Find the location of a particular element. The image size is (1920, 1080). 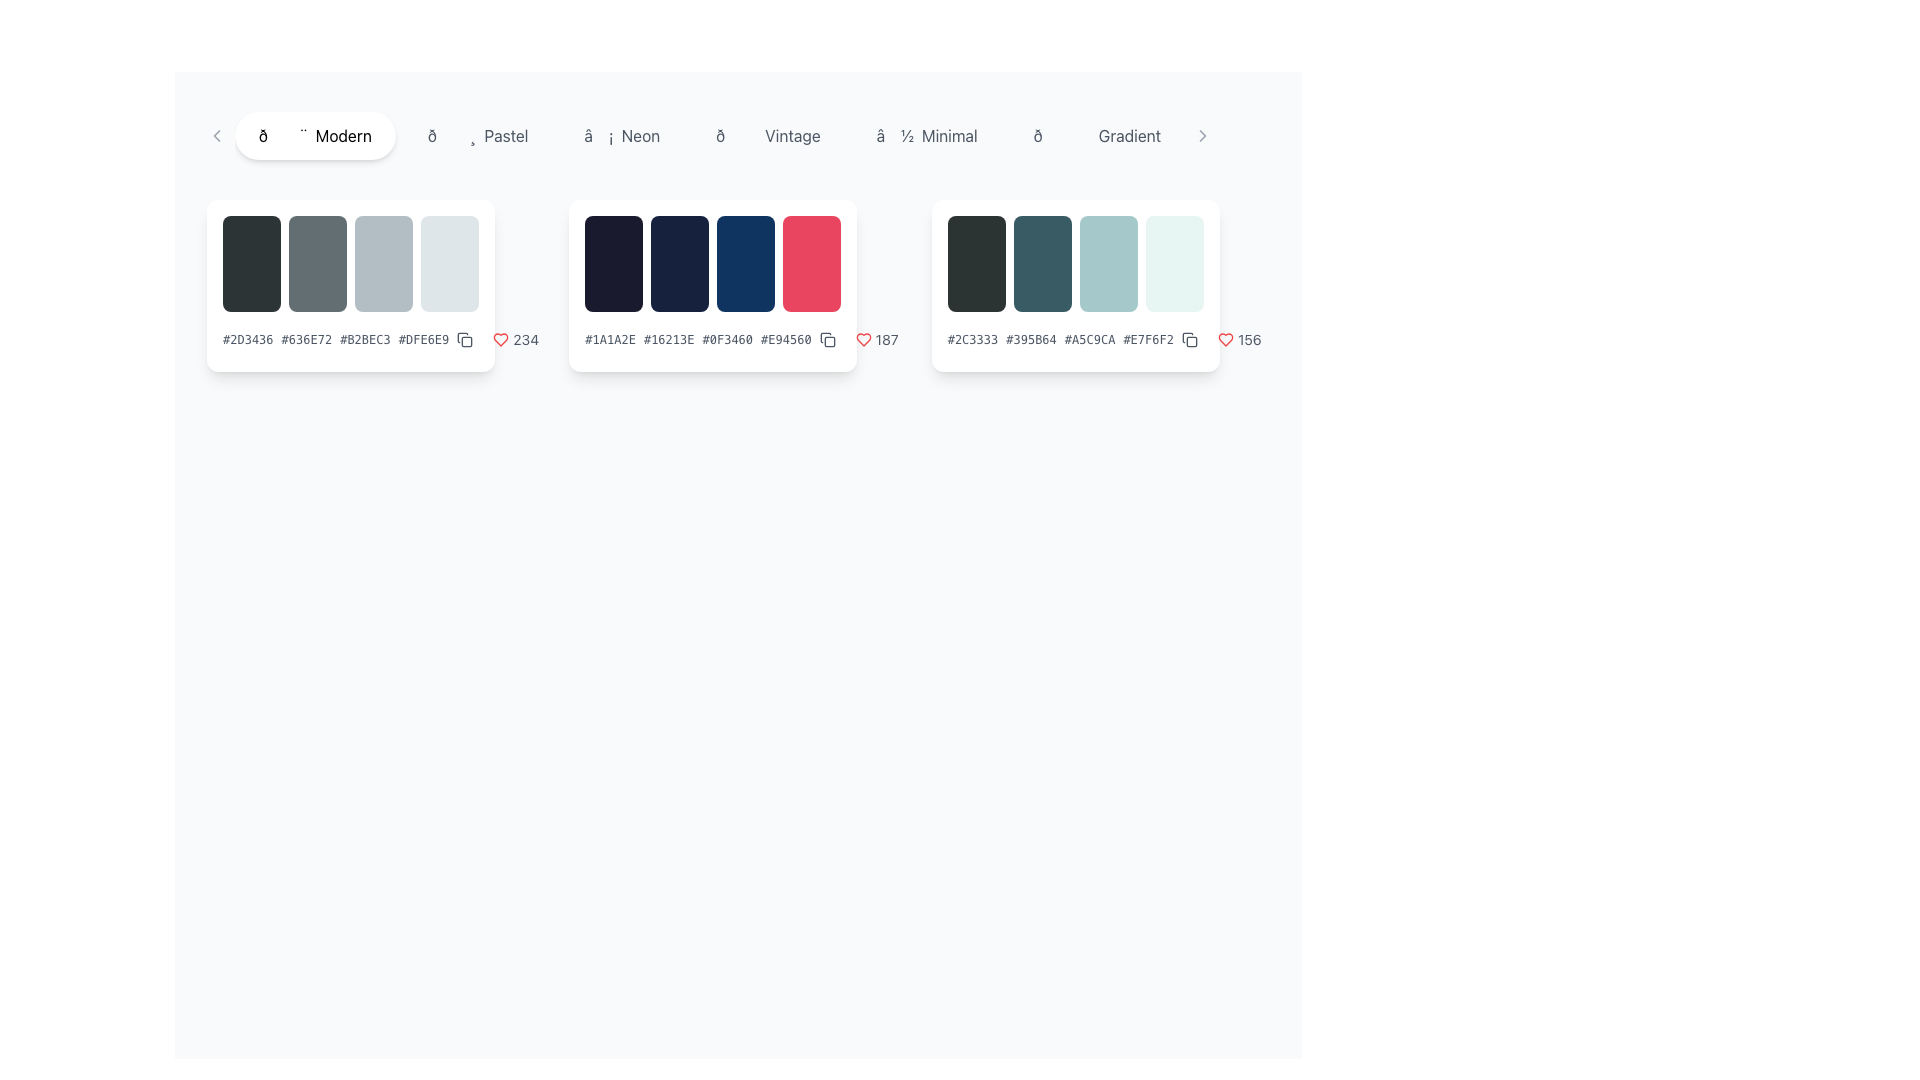

the text content of the Text label displaying the hexadecimal code '#0F3460', which is the third item in a row of hexadecimal color codes within the middle card of the second row of the grid layout is located at coordinates (726, 338).